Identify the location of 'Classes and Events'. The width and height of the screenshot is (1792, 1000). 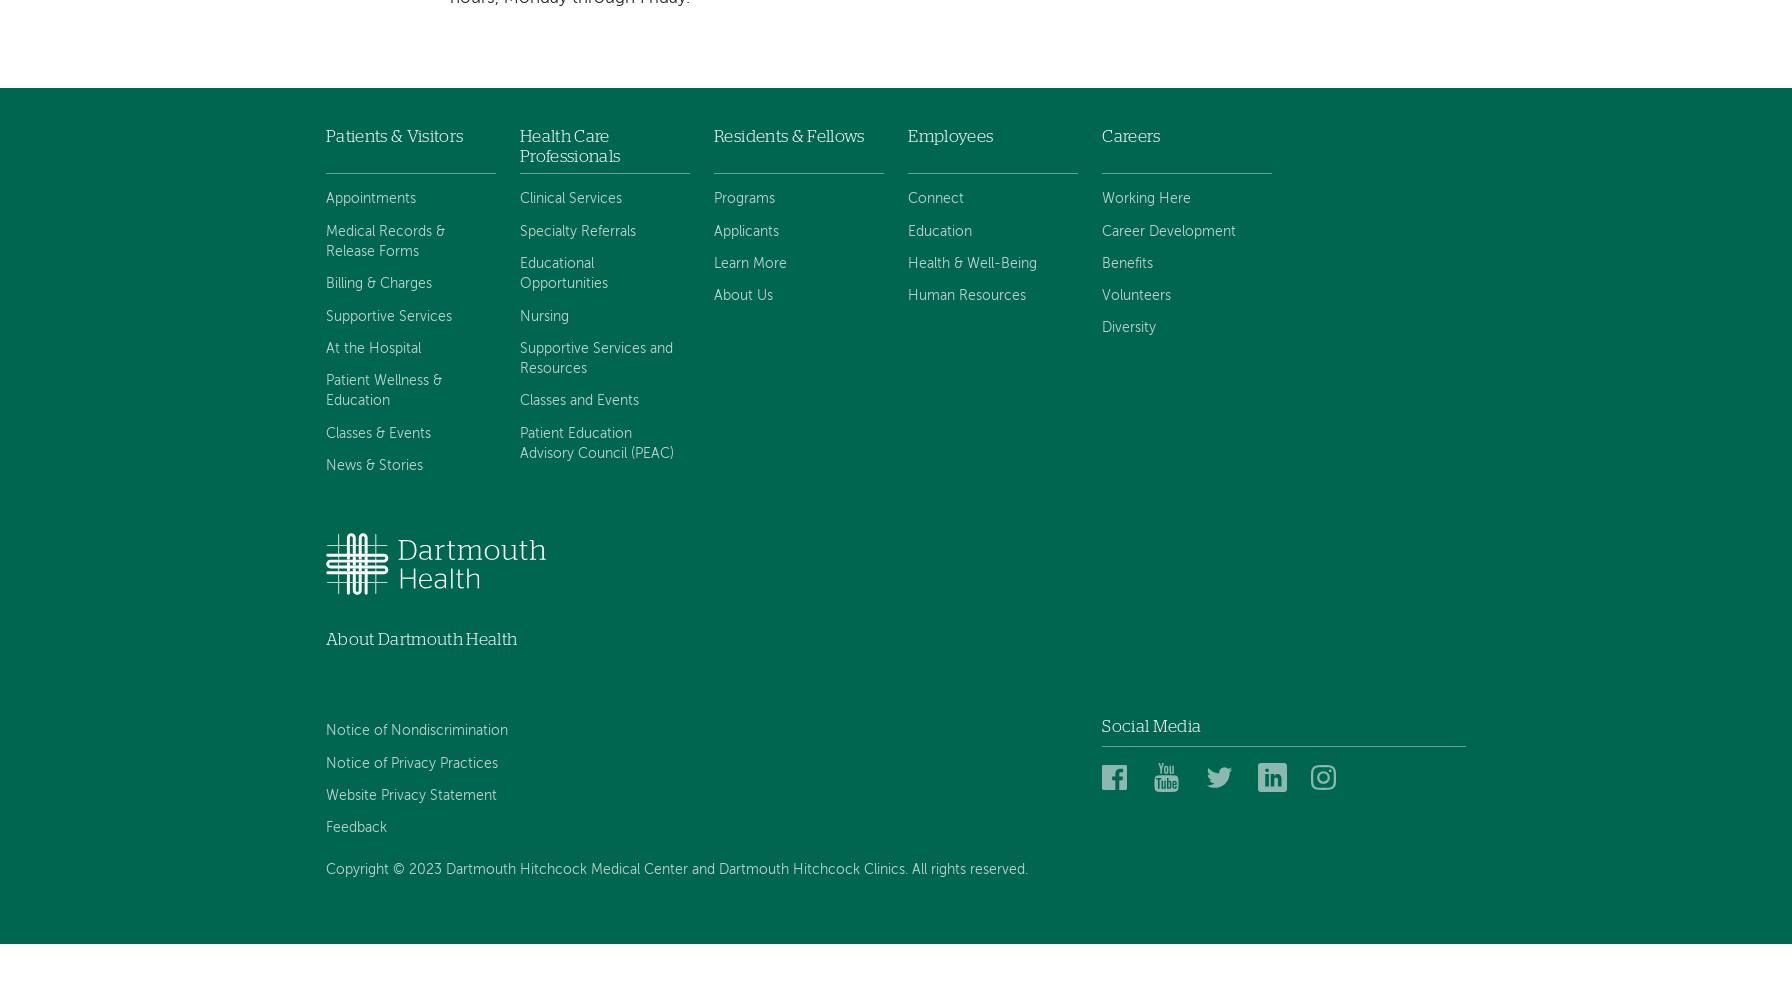
(520, 401).